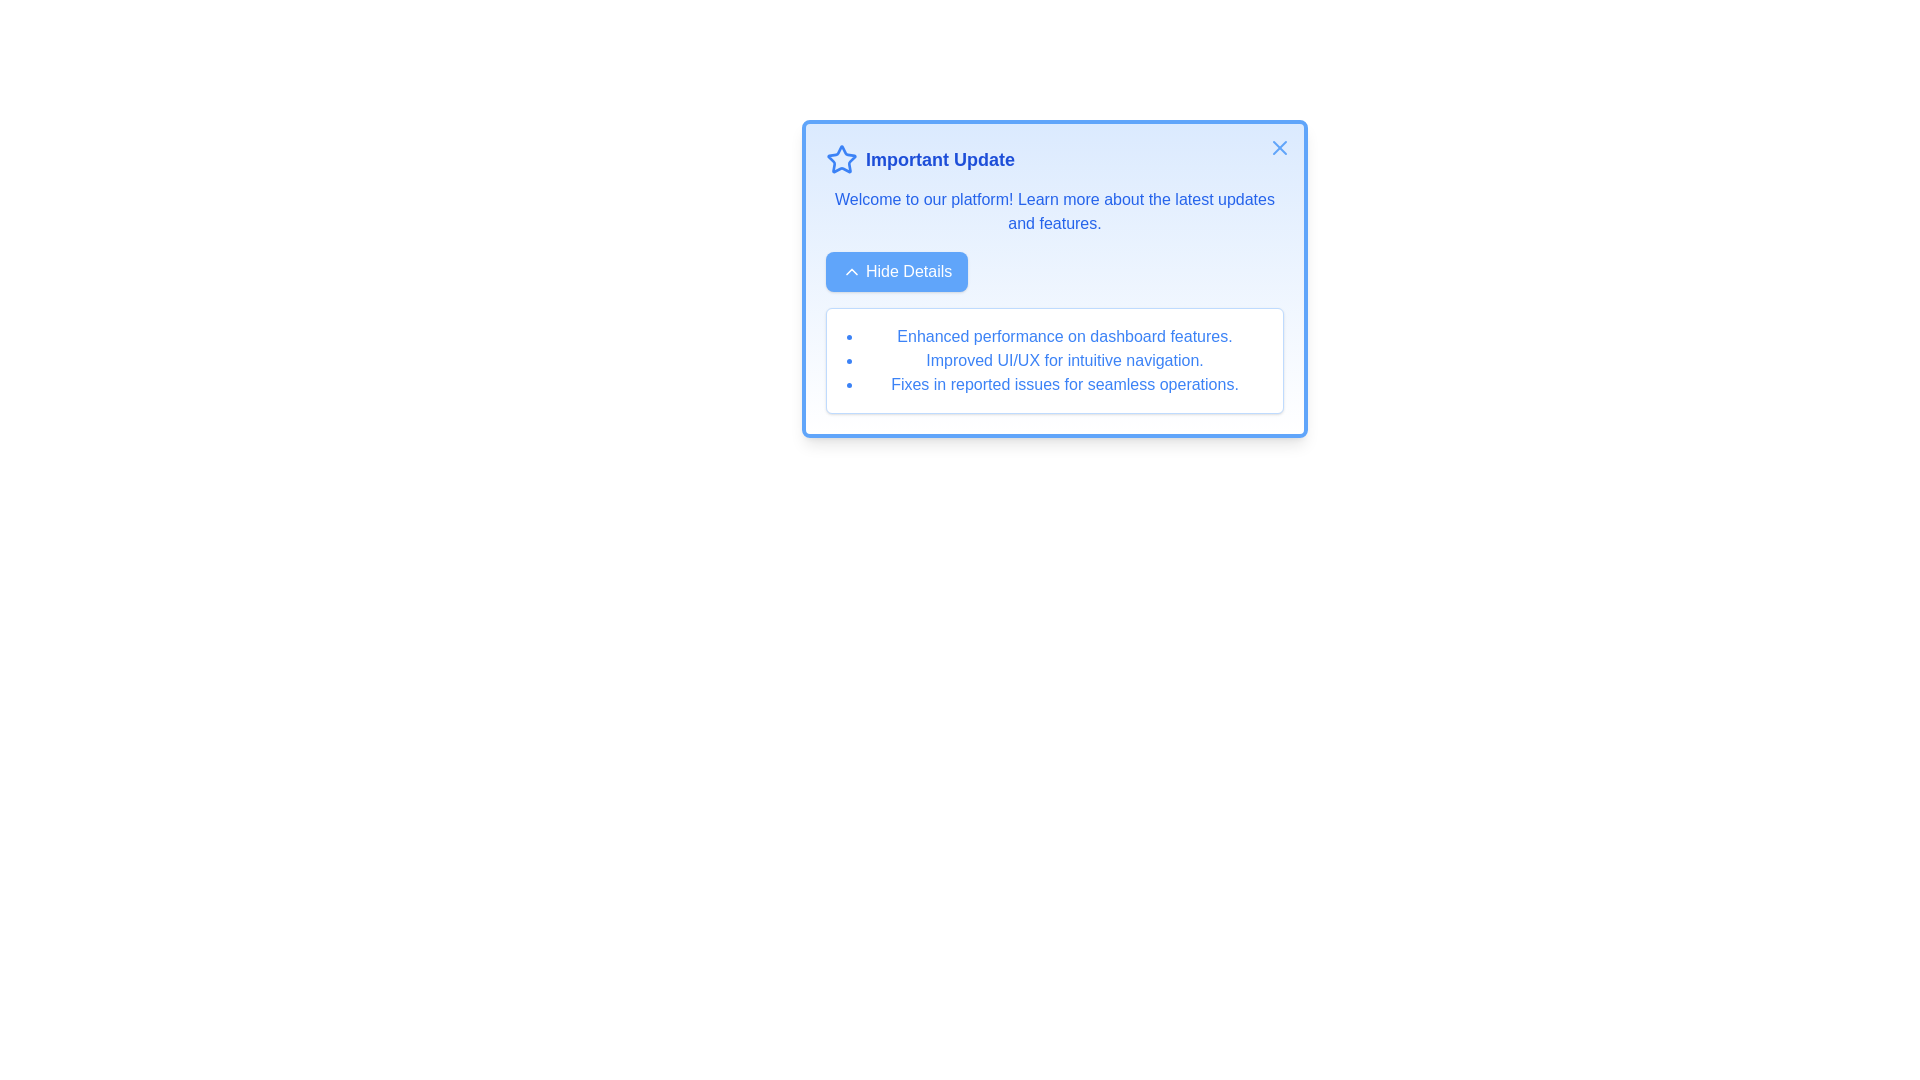 The height and width of the screenshot is (1080, 1920). What do you see at coordinates (896, 272) in the screenshot?
I see `the 'Hide Details' button to toggle the visibility of detailed information` at bounding box center [896, 272].